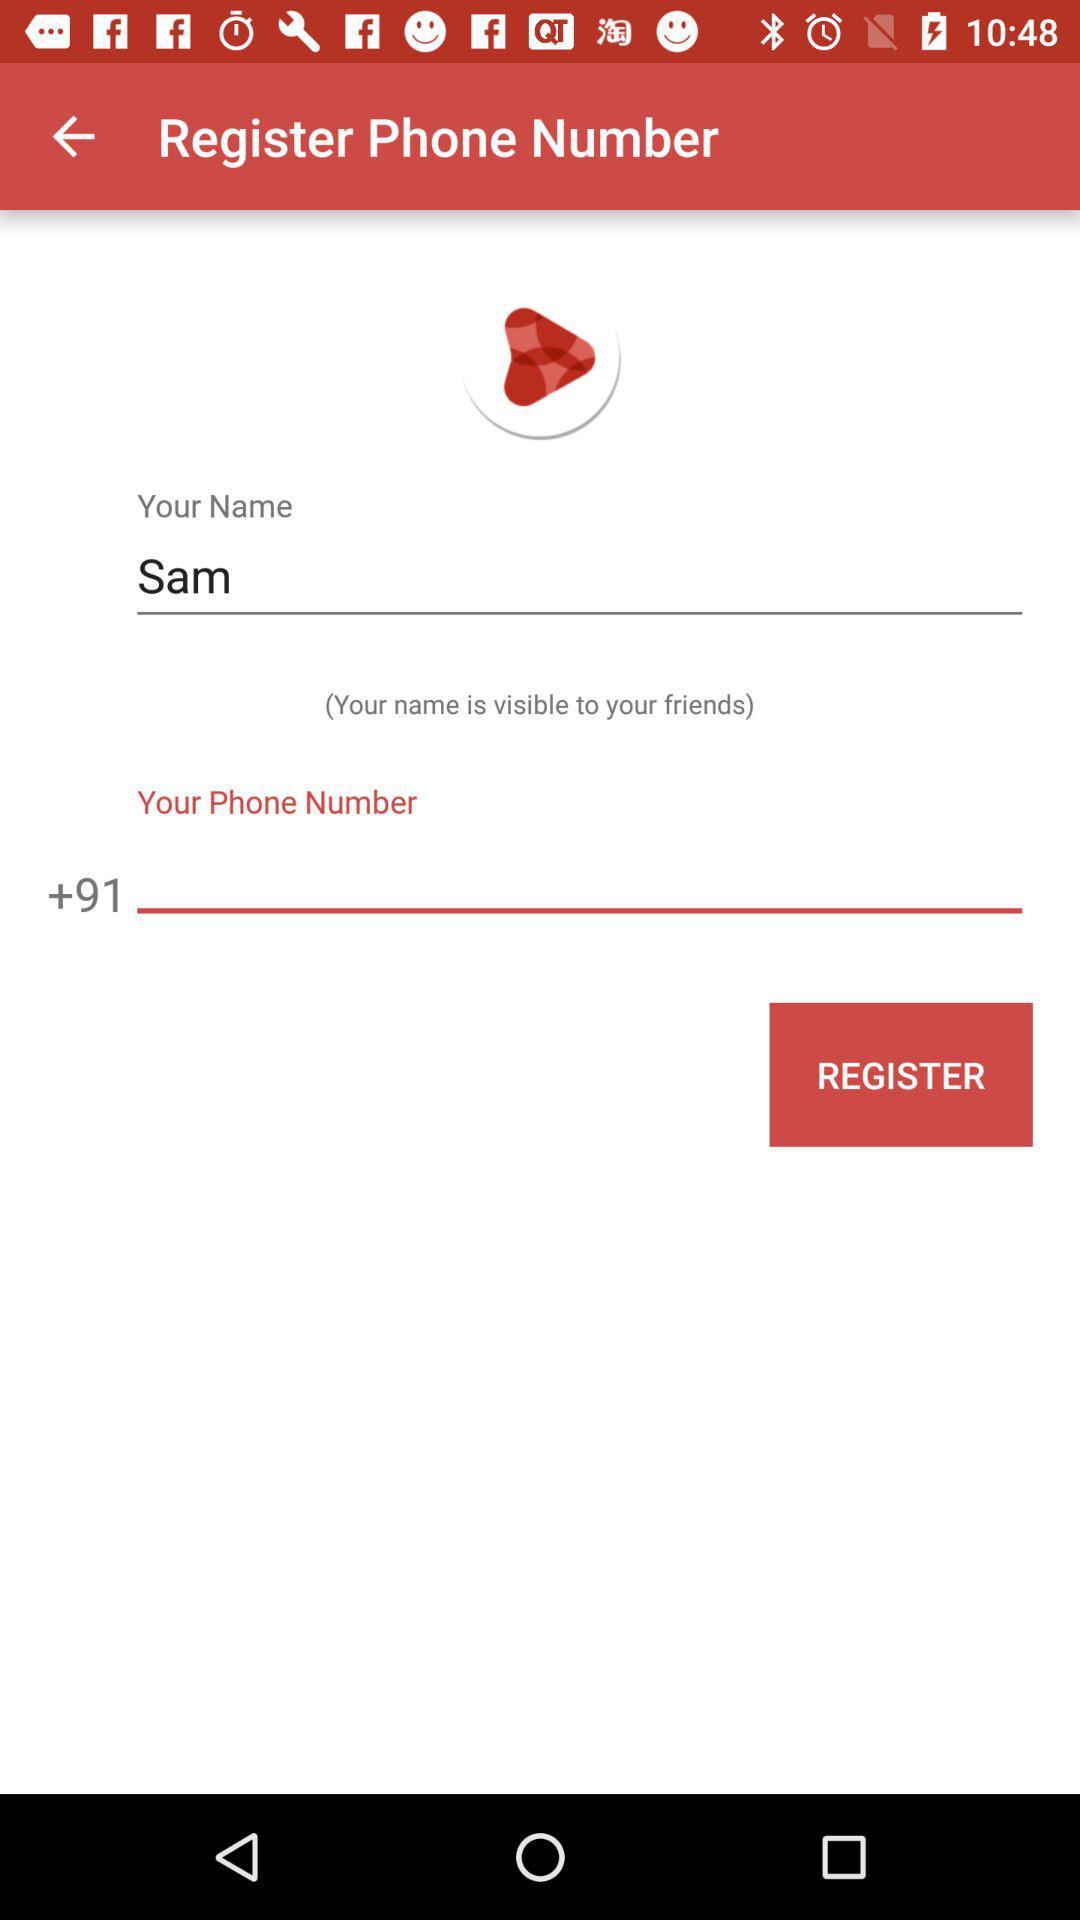  I want to click on item next to register phone number app, so click(72, 135).